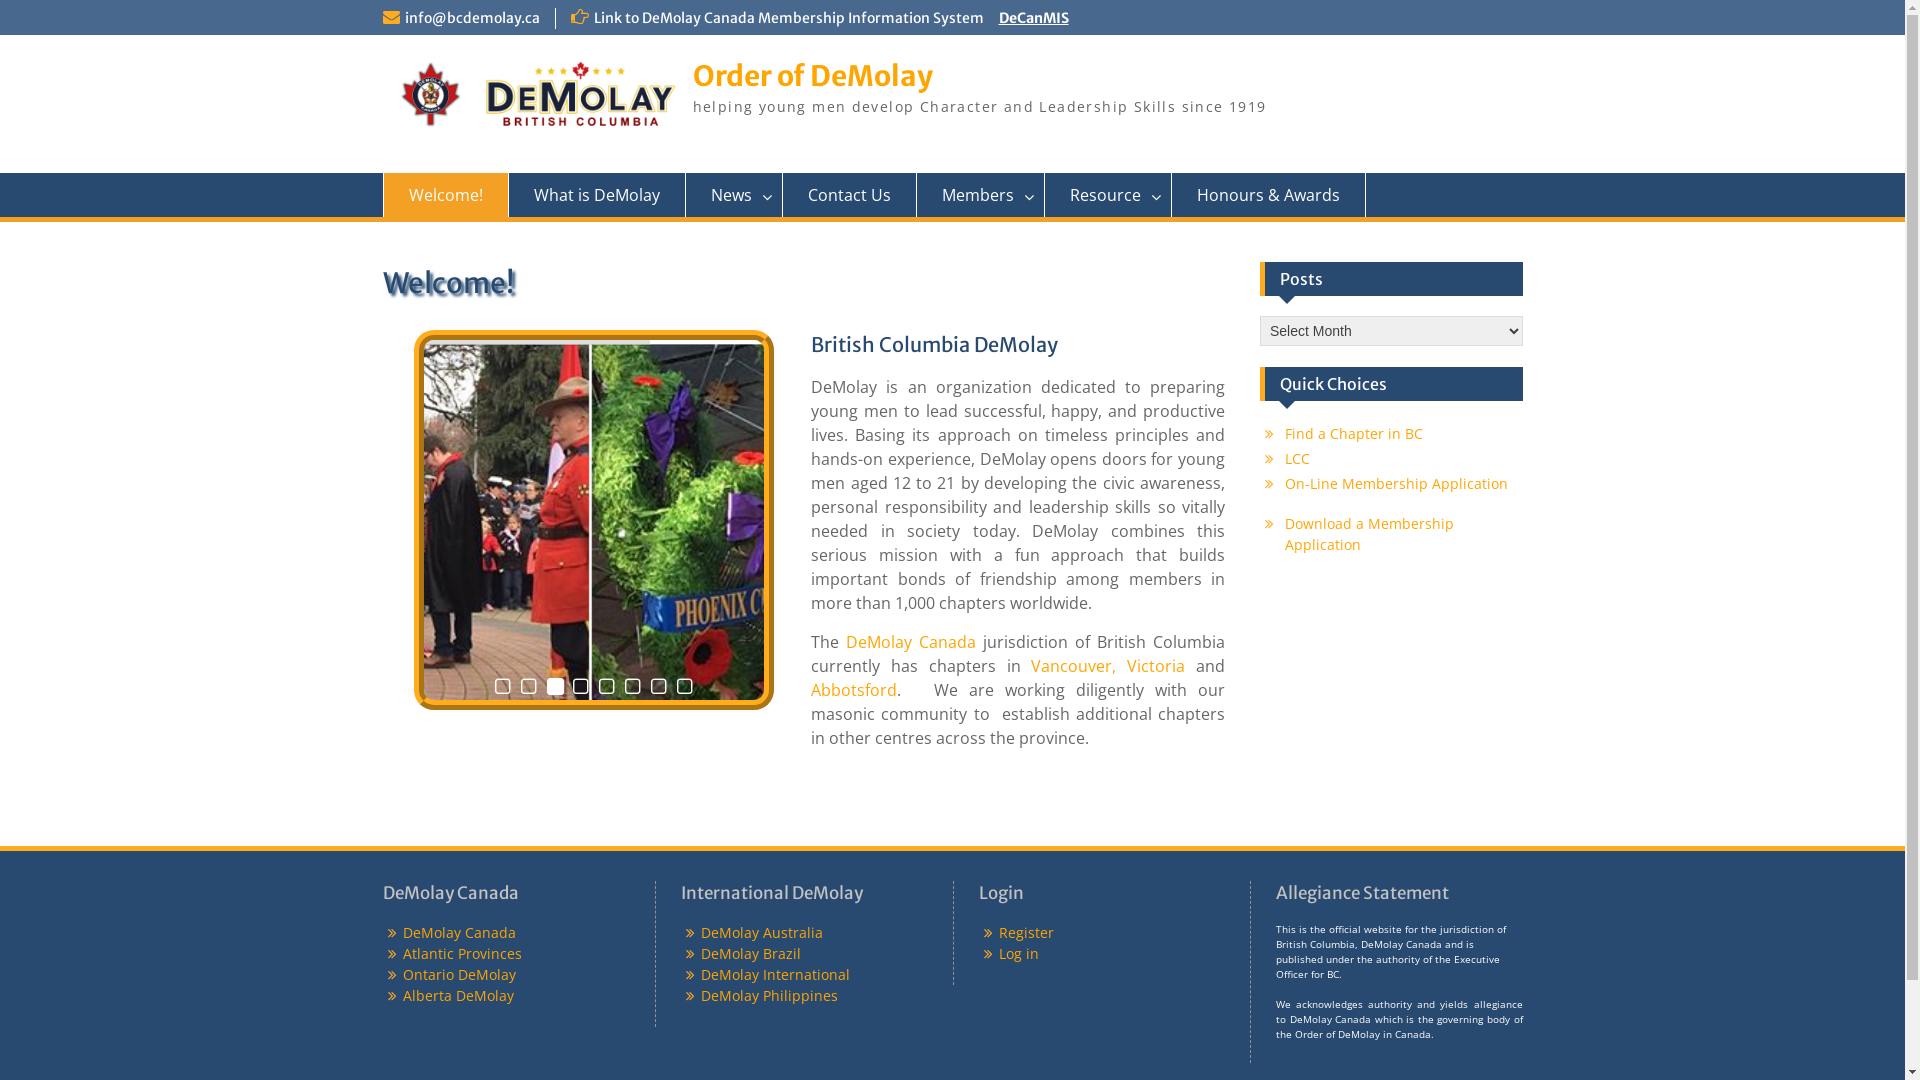 Image resolution: width=1920 pixels, height=1080 pixels. I want to click on 'What is DeMolay', so click(595, 195).